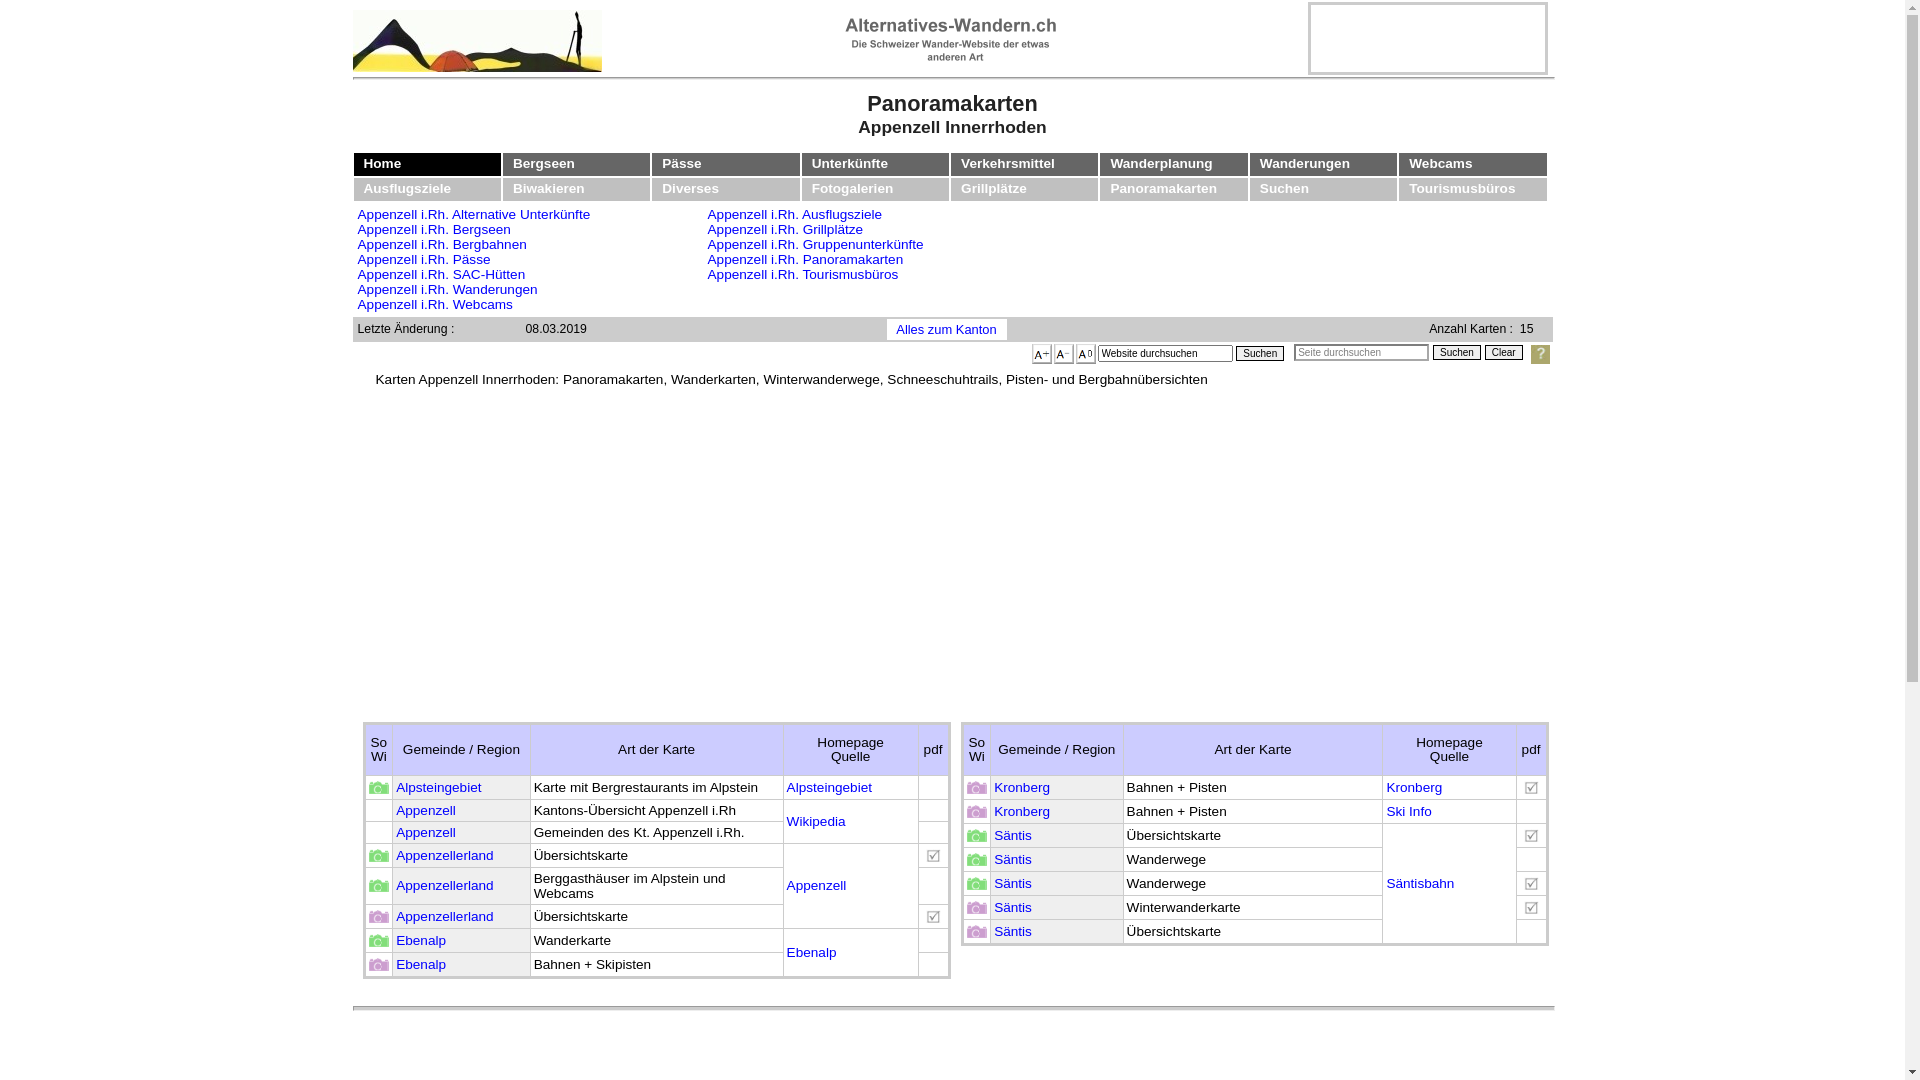 The height and width of the screenshot is (1080, 1920). What do you see at coordinates (433, 228) in the screenshot?
I see `'Appenzell i.Rh. Bergseen'` at bounding box center [433, 228].